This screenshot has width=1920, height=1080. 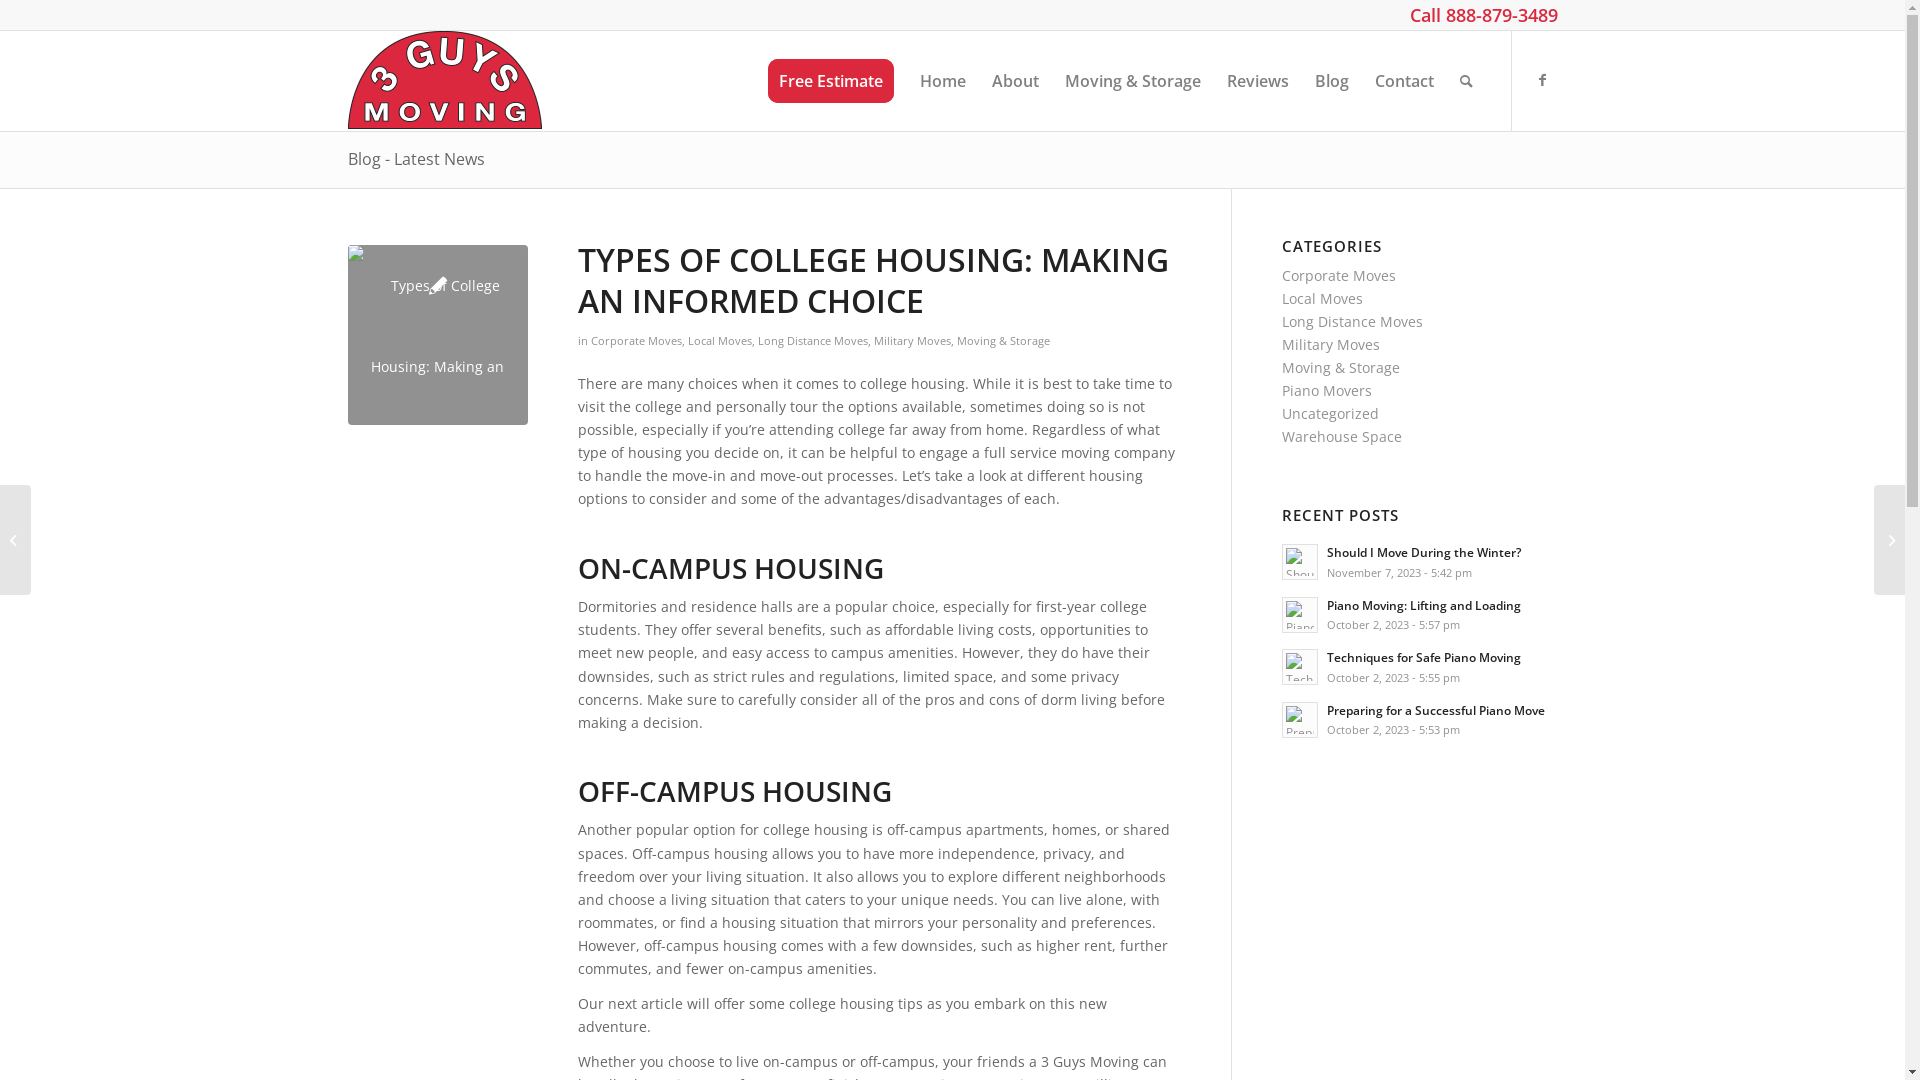 I want to click on 'Long Distance Moves', so click(x=812, y=339).